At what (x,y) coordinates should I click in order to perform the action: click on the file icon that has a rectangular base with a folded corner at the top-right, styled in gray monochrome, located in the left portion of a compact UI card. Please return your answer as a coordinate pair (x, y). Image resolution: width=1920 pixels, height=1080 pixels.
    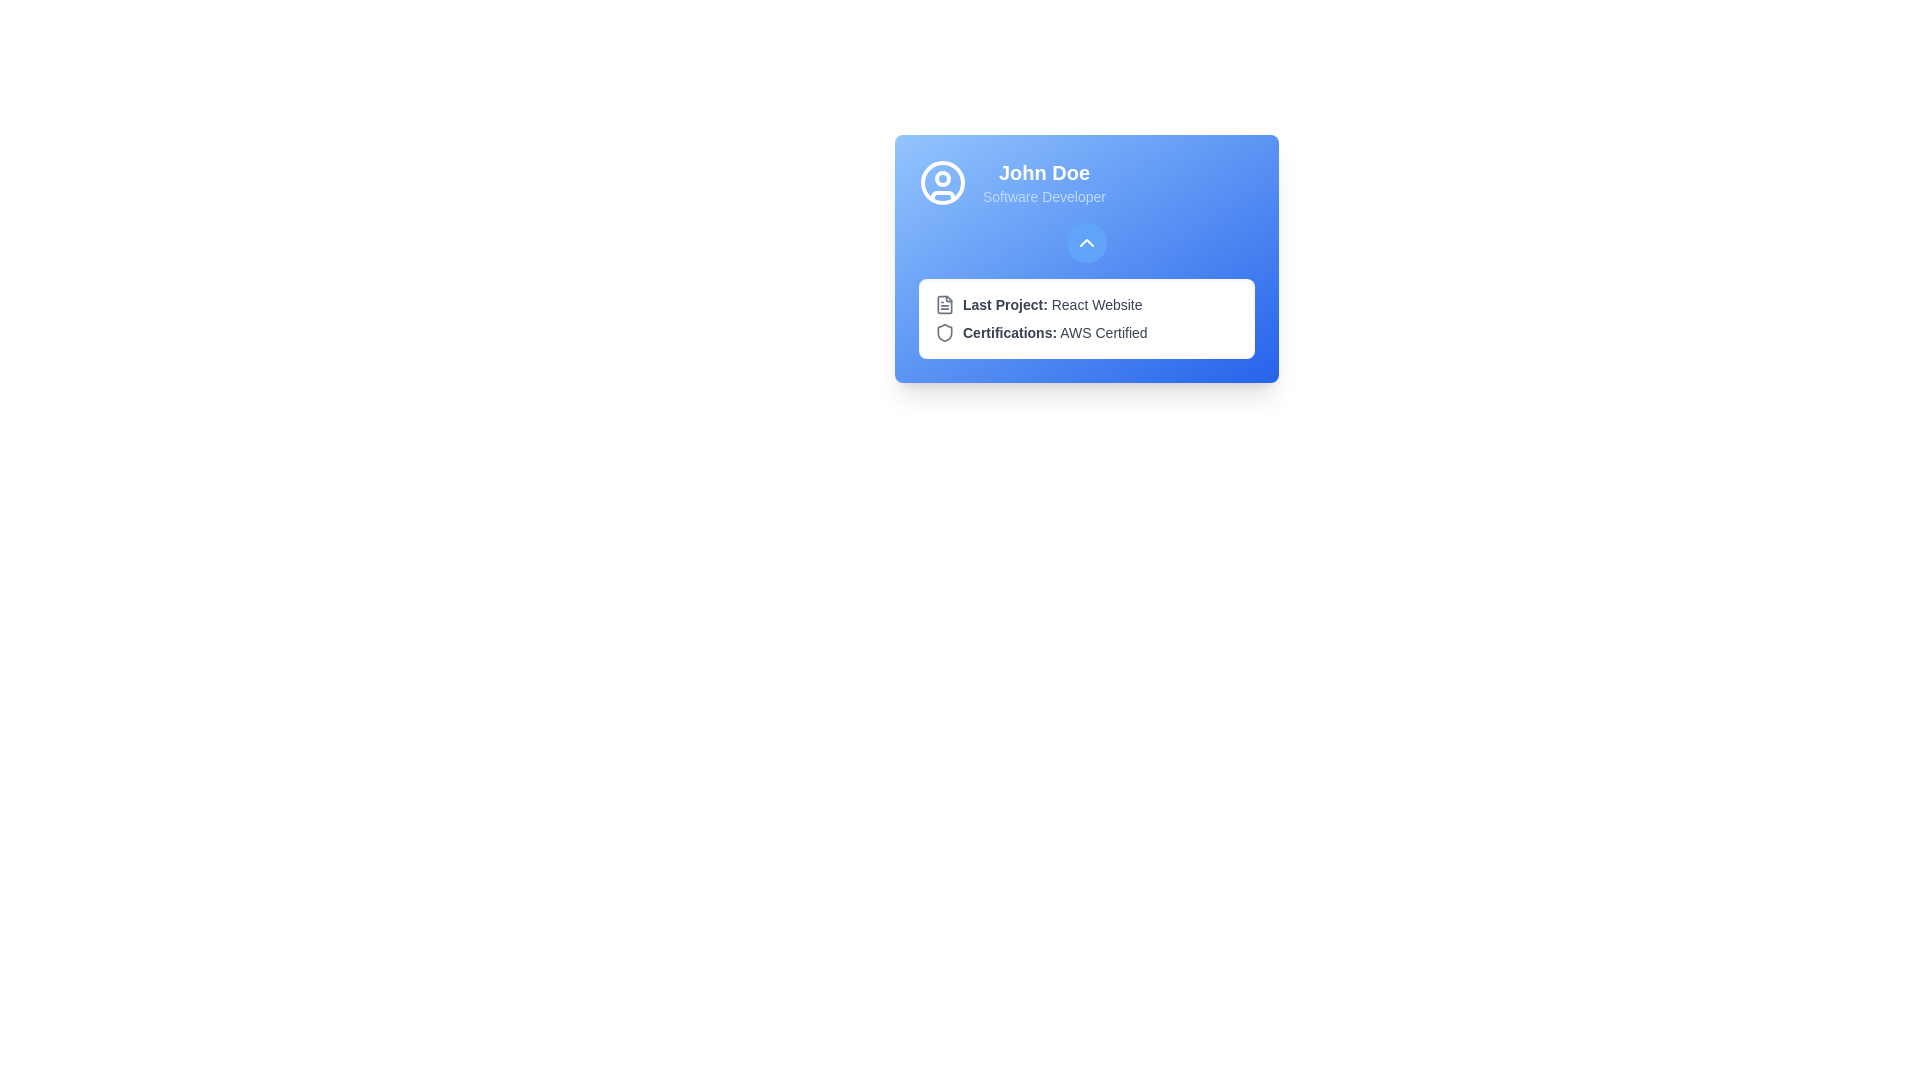
    Looking at the image, I should click on (944, 304).